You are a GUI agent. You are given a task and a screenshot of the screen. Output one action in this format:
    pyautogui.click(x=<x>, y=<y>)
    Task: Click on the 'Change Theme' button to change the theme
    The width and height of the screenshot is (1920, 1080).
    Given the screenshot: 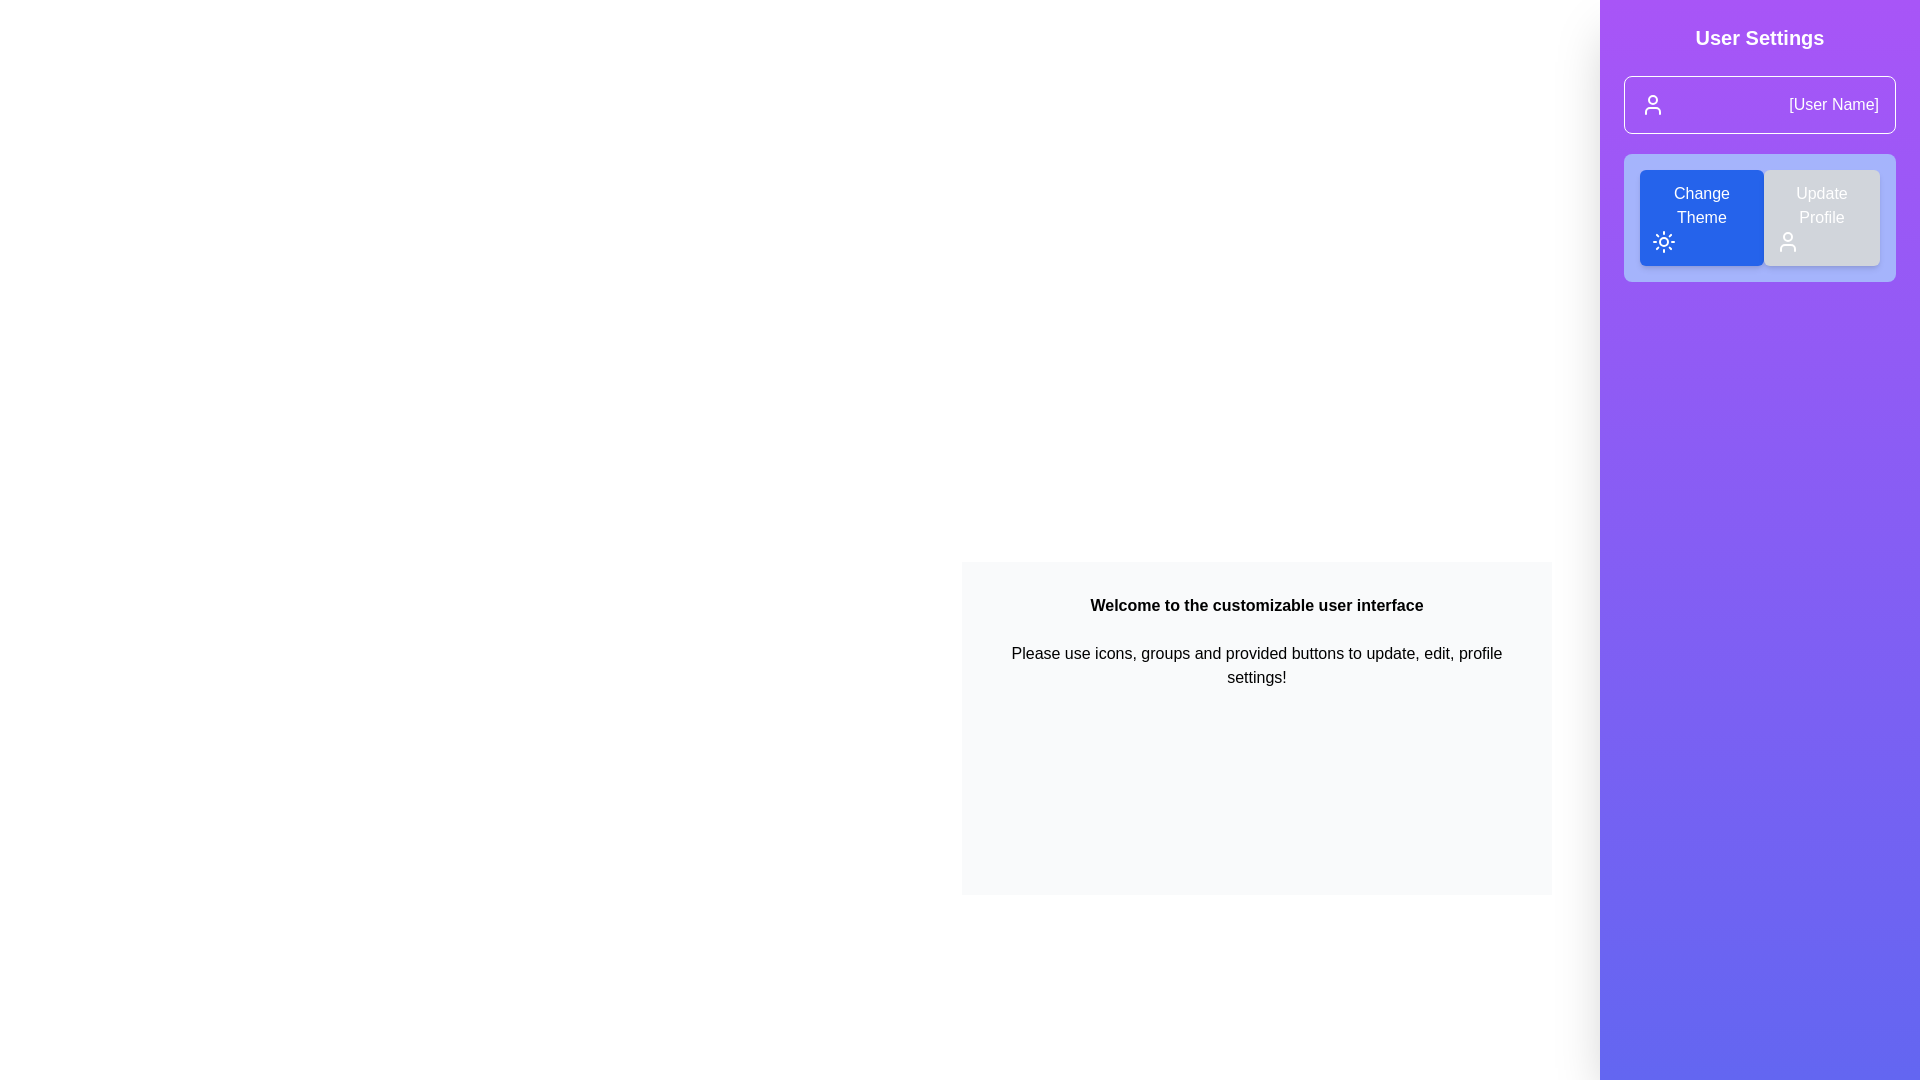 What is the action you would take?
    pyautogui.click(x=1700, y=218)
    